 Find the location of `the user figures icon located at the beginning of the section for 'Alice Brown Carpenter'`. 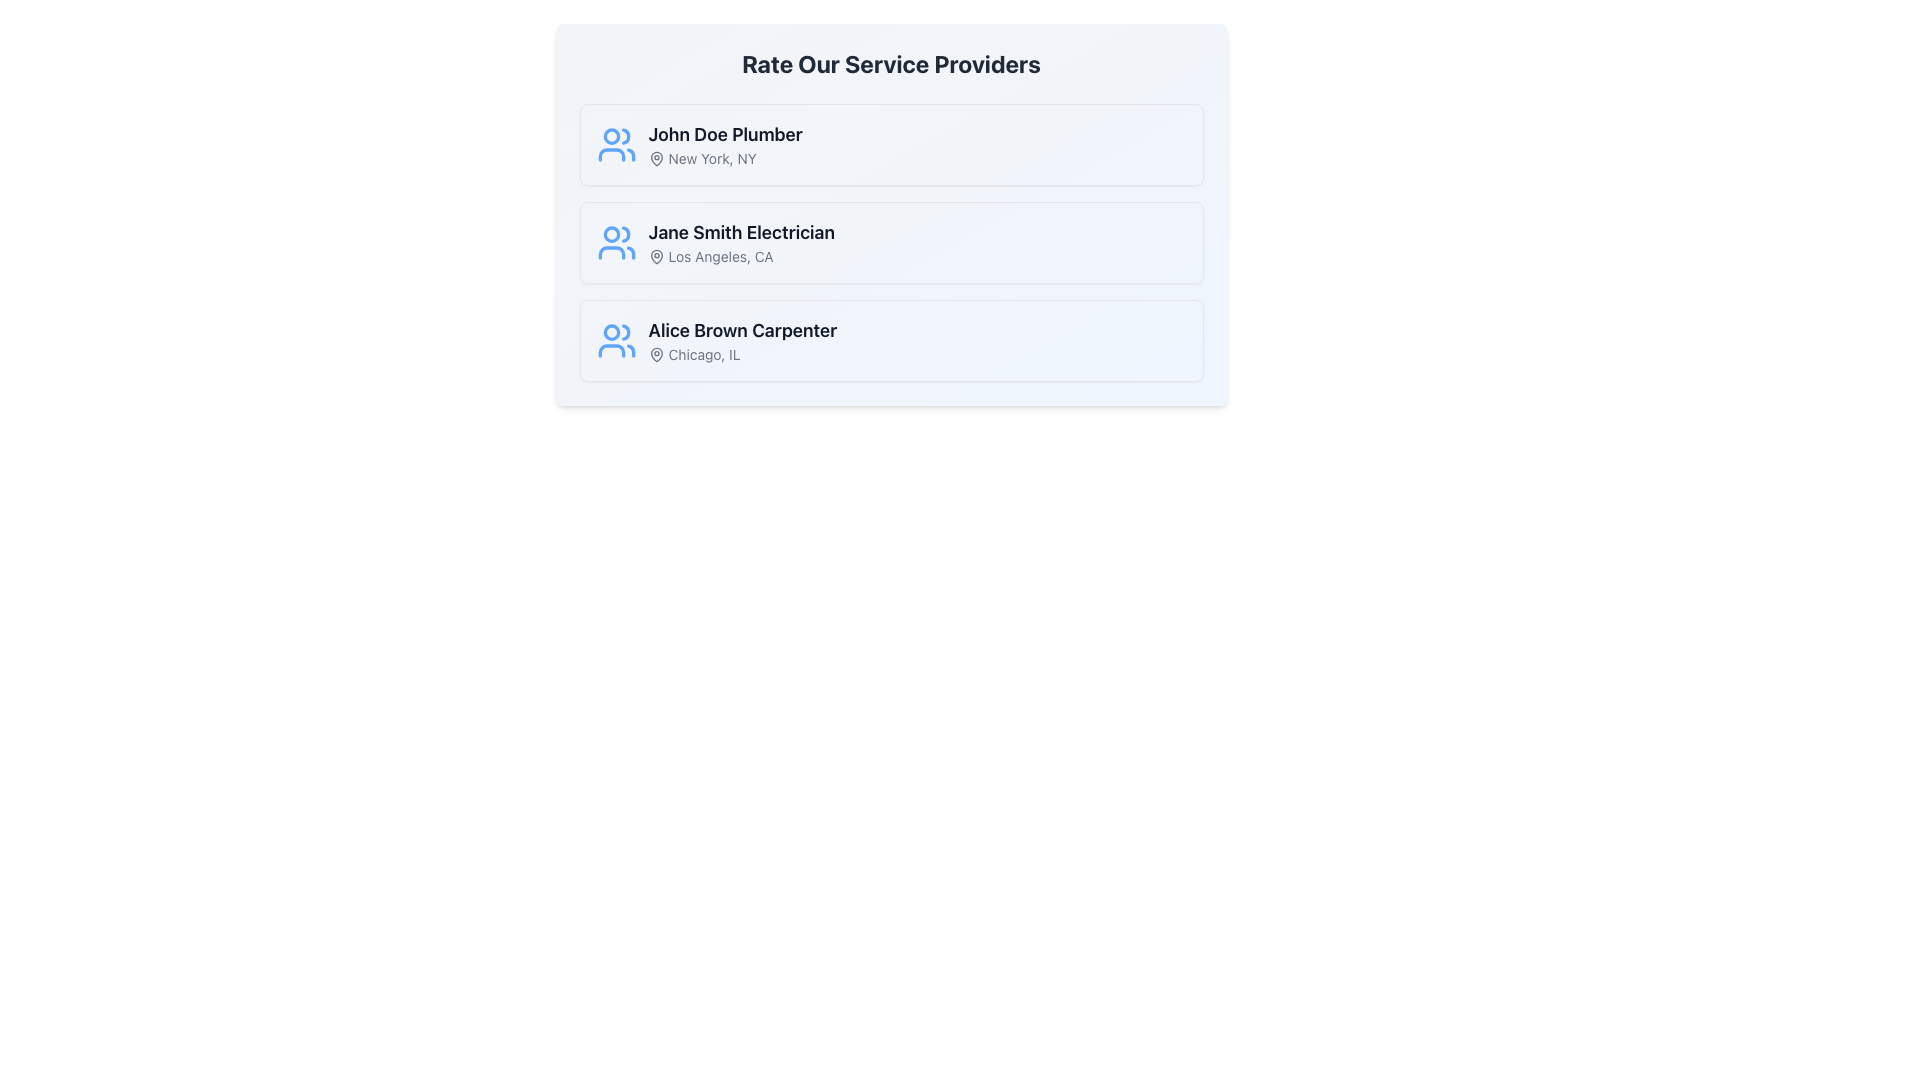

the user figures icon located at the beginning of the section for 'Alice Brown Carpenter' is located at coordinates (615, 339).